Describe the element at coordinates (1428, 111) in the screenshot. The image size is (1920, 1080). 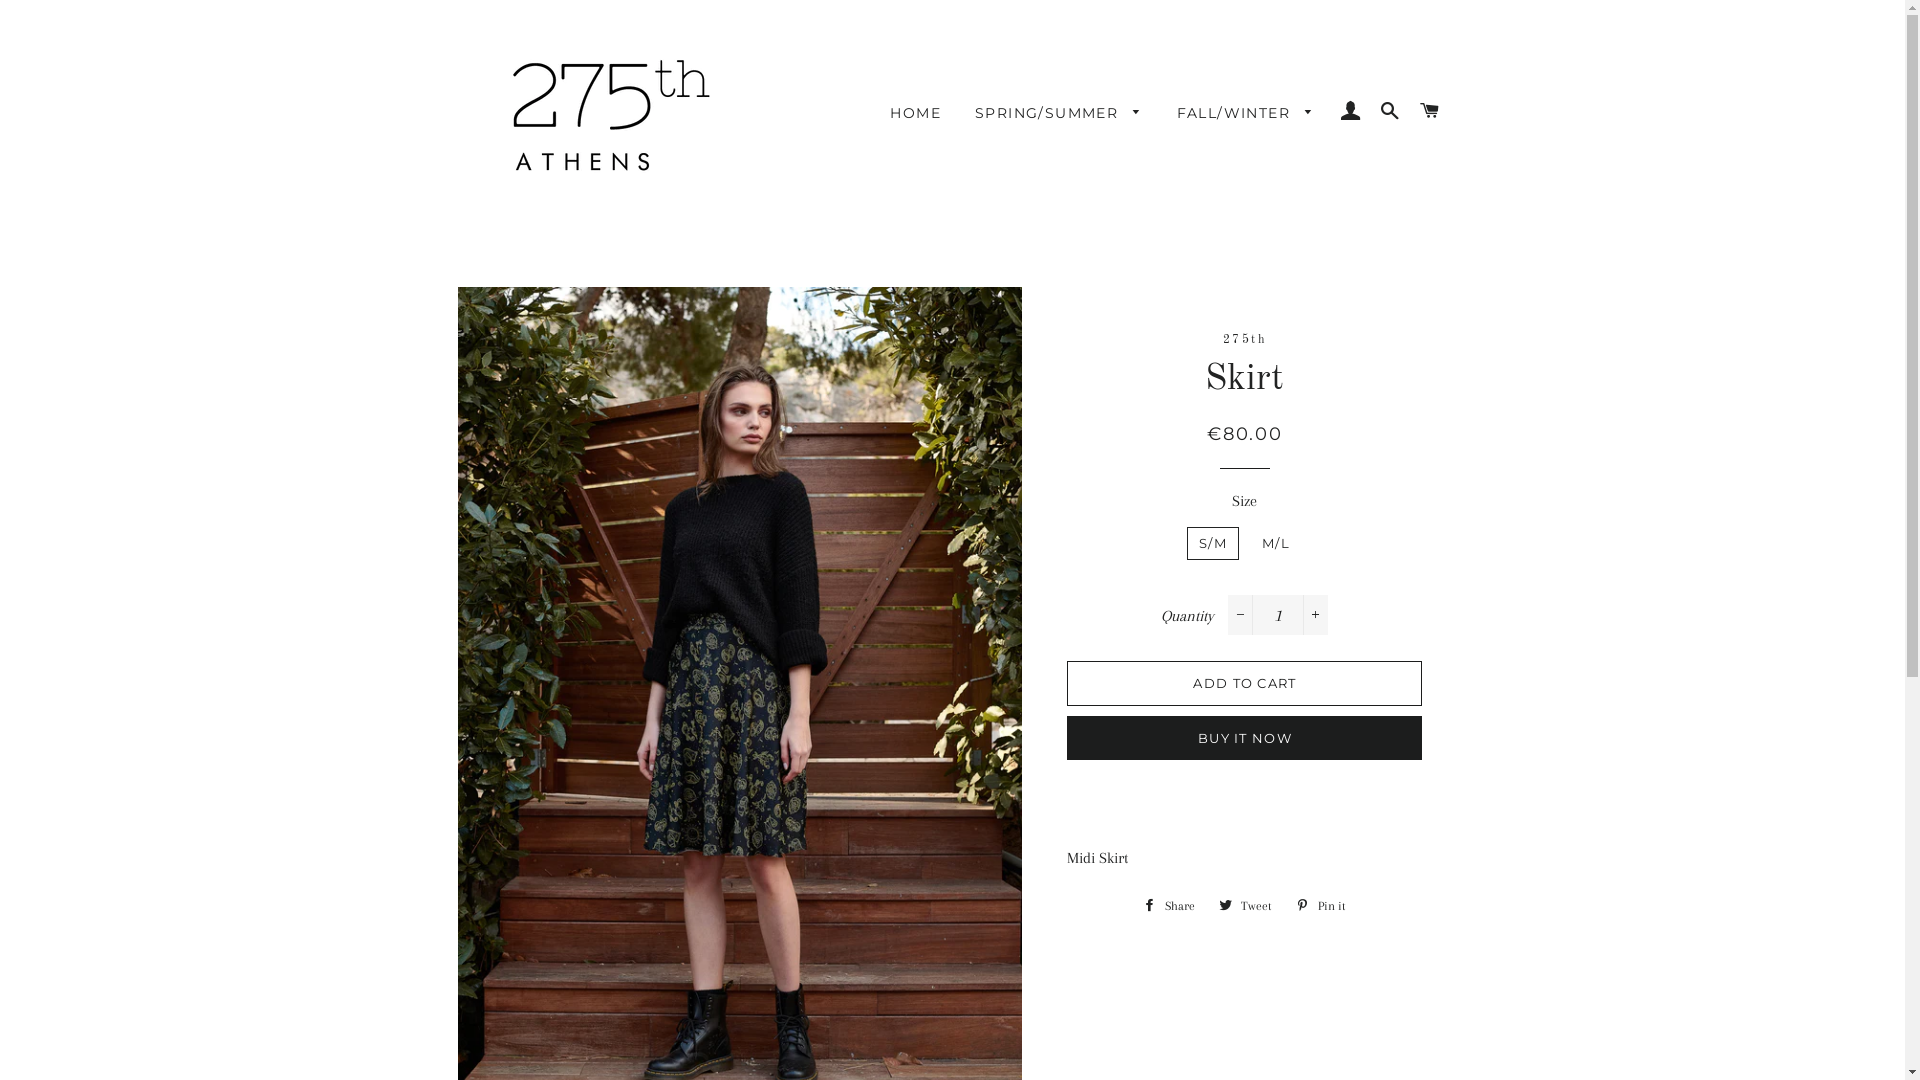
I see `'CART'` at that location.